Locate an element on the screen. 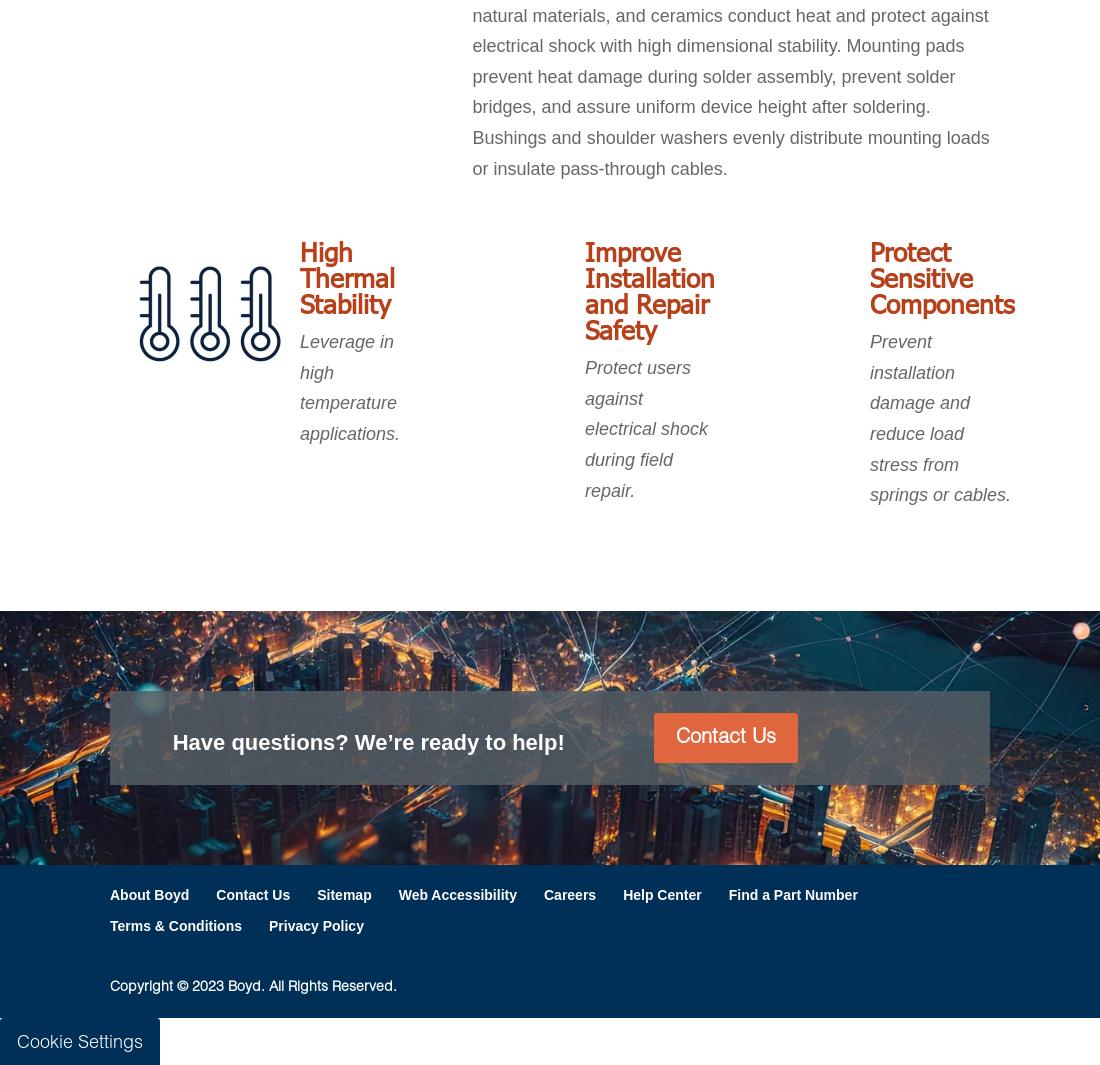 The height and width of the screenshot is (1065, 1100). 'Terms & Conditions' is located at coordinates (110, 926).